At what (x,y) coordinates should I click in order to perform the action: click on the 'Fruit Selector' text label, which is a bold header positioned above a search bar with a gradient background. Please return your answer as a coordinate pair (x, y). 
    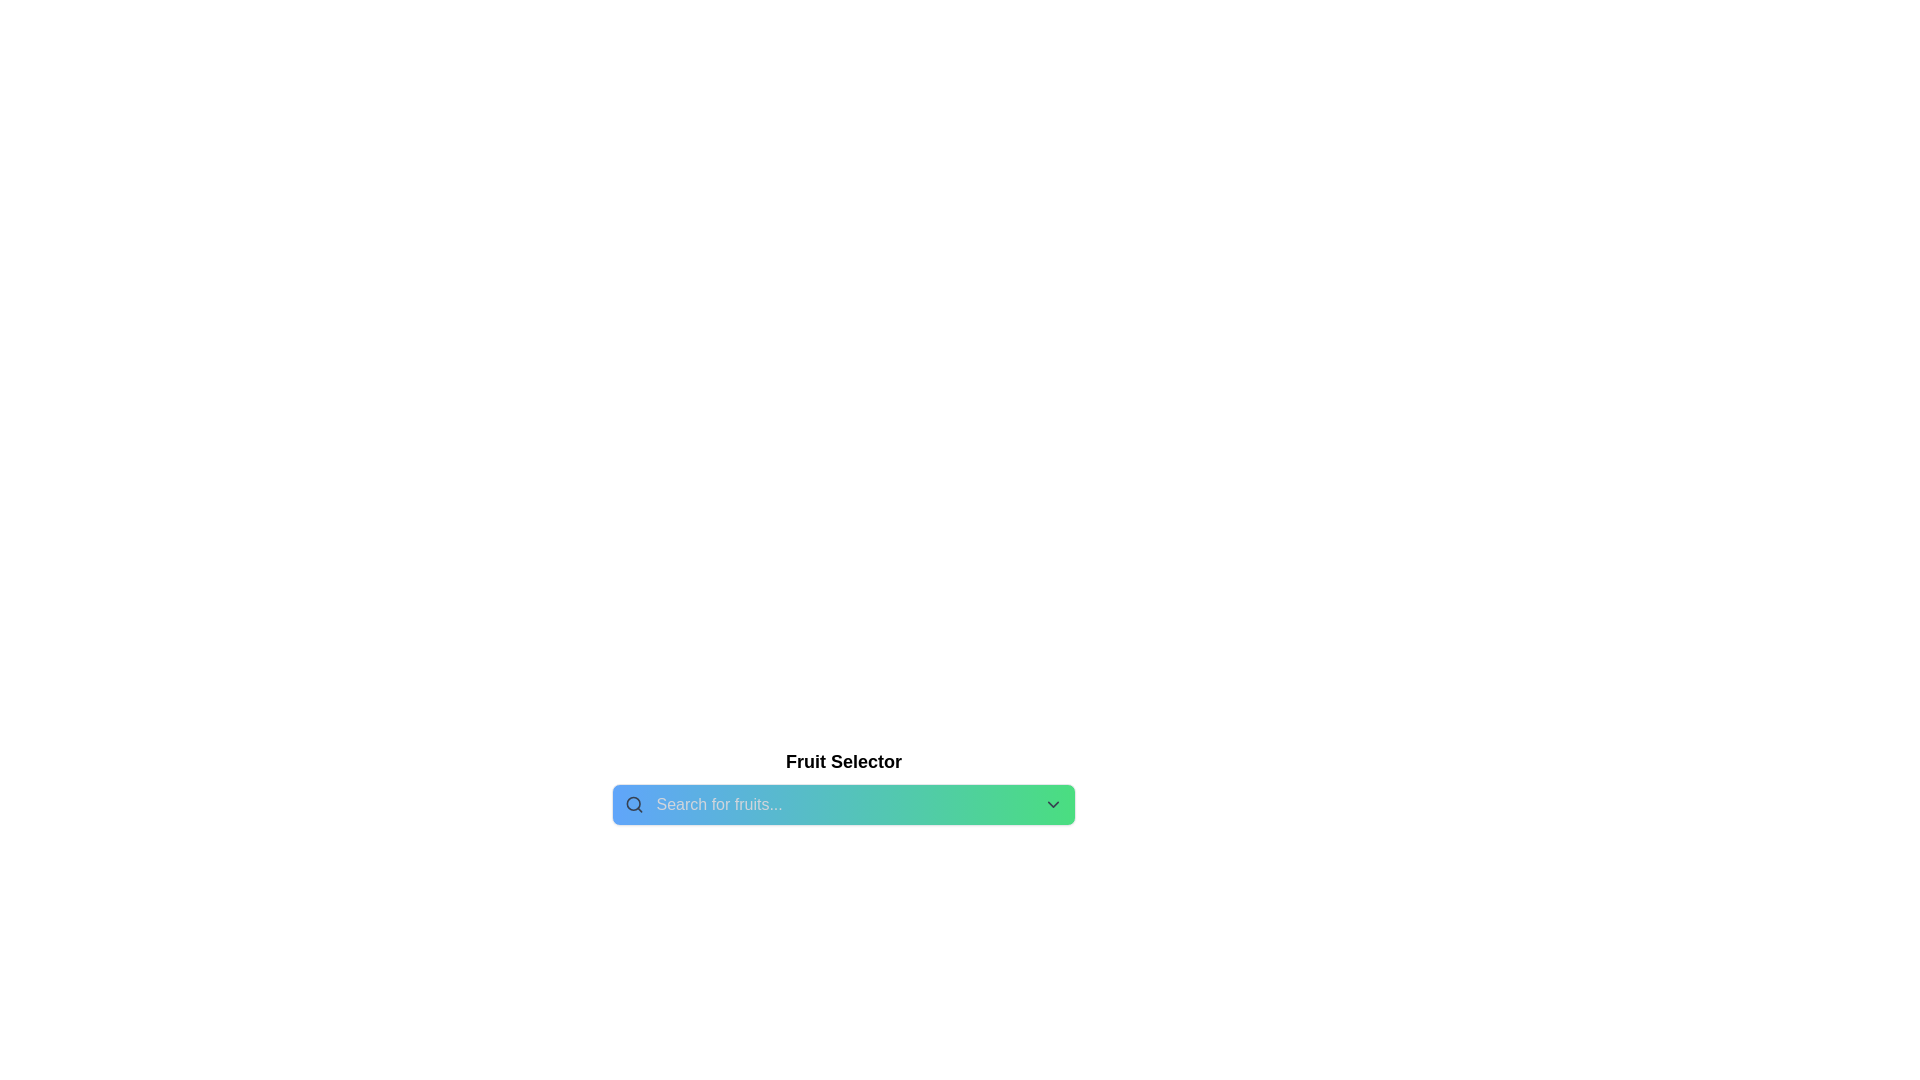
    Looking at the image, I should click on (844, 762).